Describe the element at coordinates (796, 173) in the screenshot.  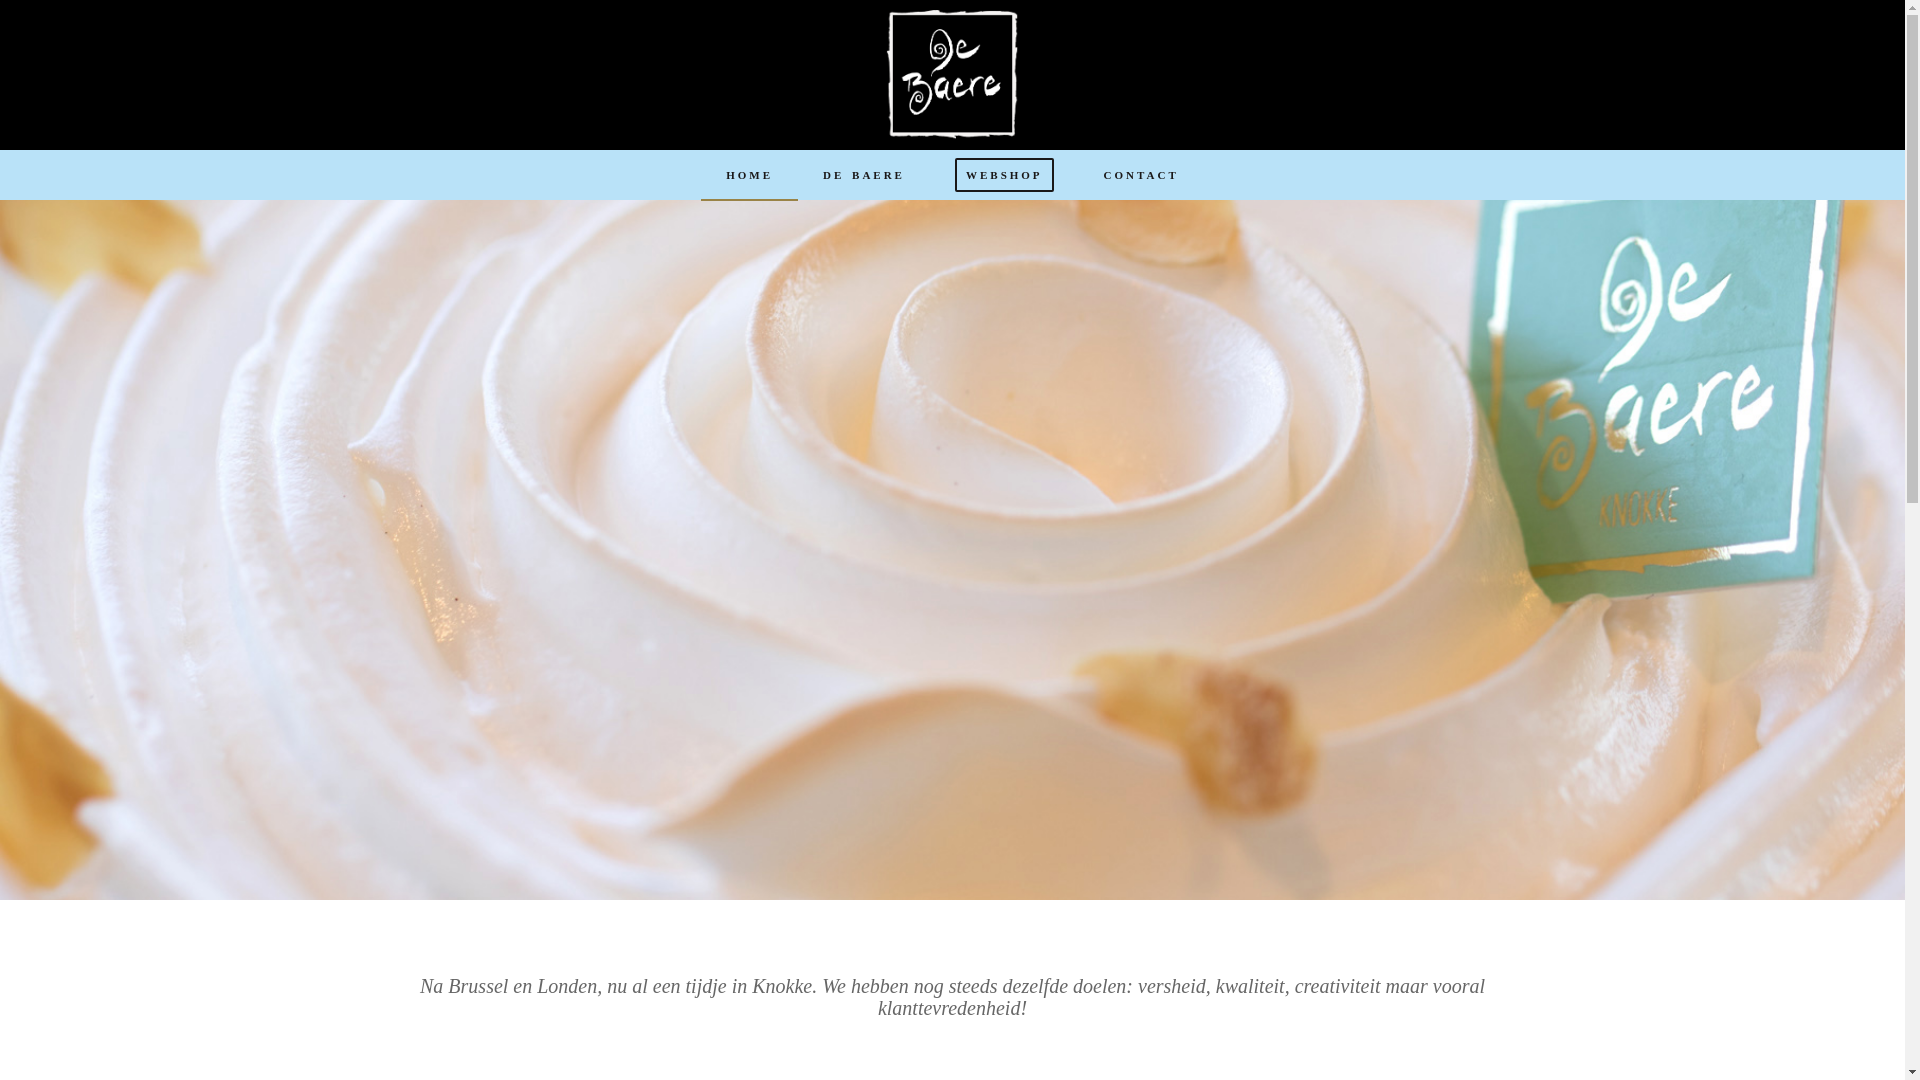
I see `'DE BAERE'` at that location.